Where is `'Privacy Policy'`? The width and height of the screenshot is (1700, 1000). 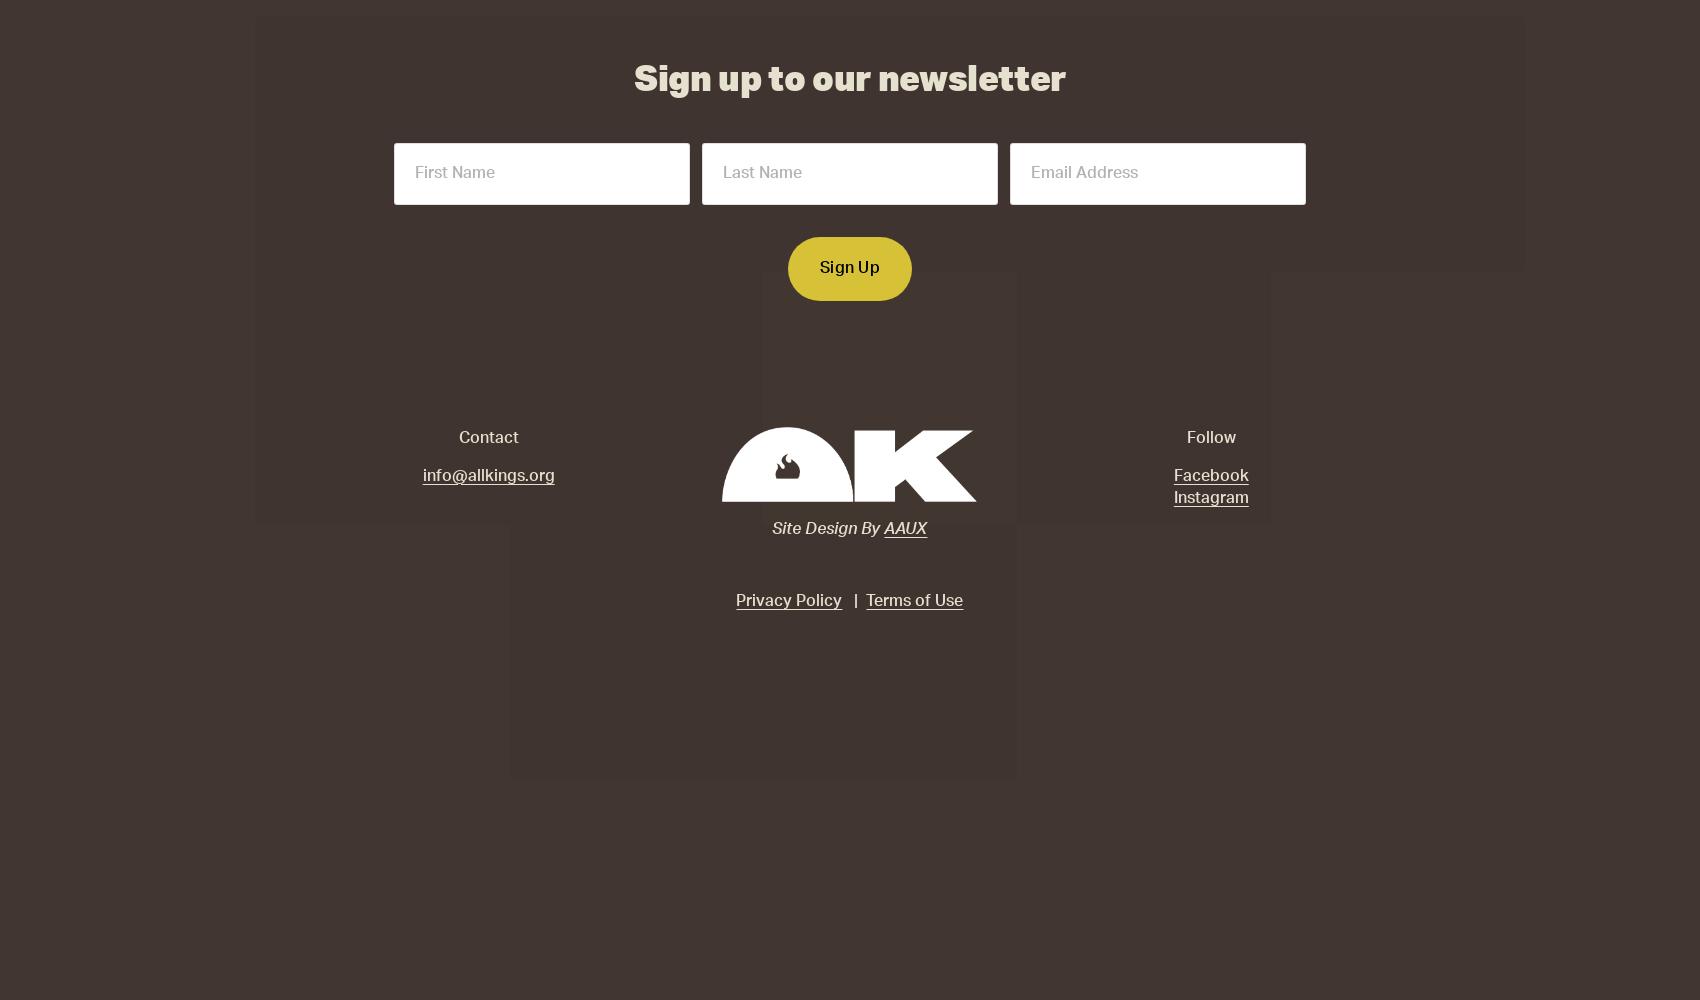
'Privacy Policy' is located at coordinates (787, 599).